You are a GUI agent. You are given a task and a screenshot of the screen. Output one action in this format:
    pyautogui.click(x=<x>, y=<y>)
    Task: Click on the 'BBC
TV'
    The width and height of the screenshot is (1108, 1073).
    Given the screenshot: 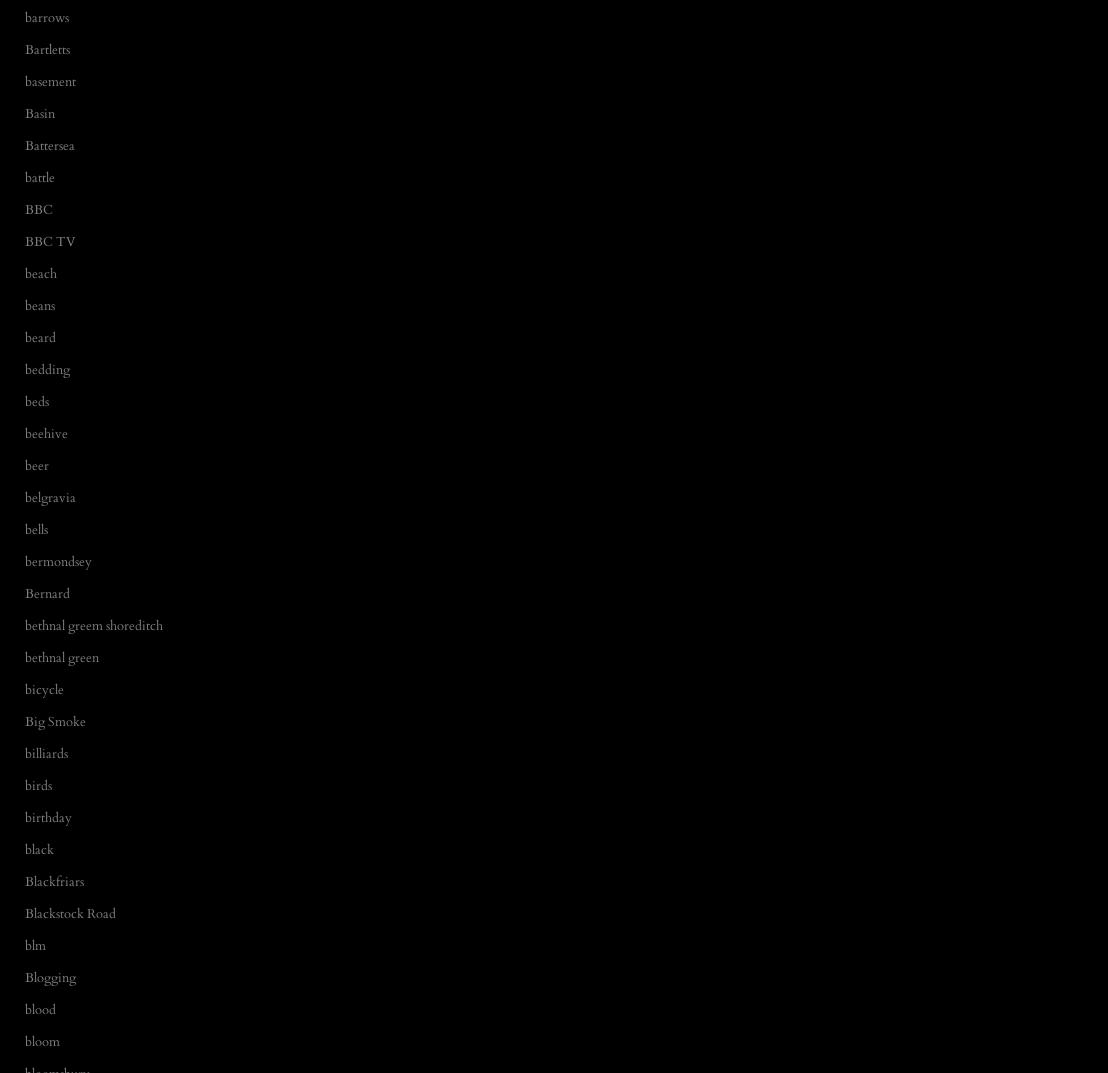 What is the action you would take?
    pyautogui.click(x=49, y=239)
    